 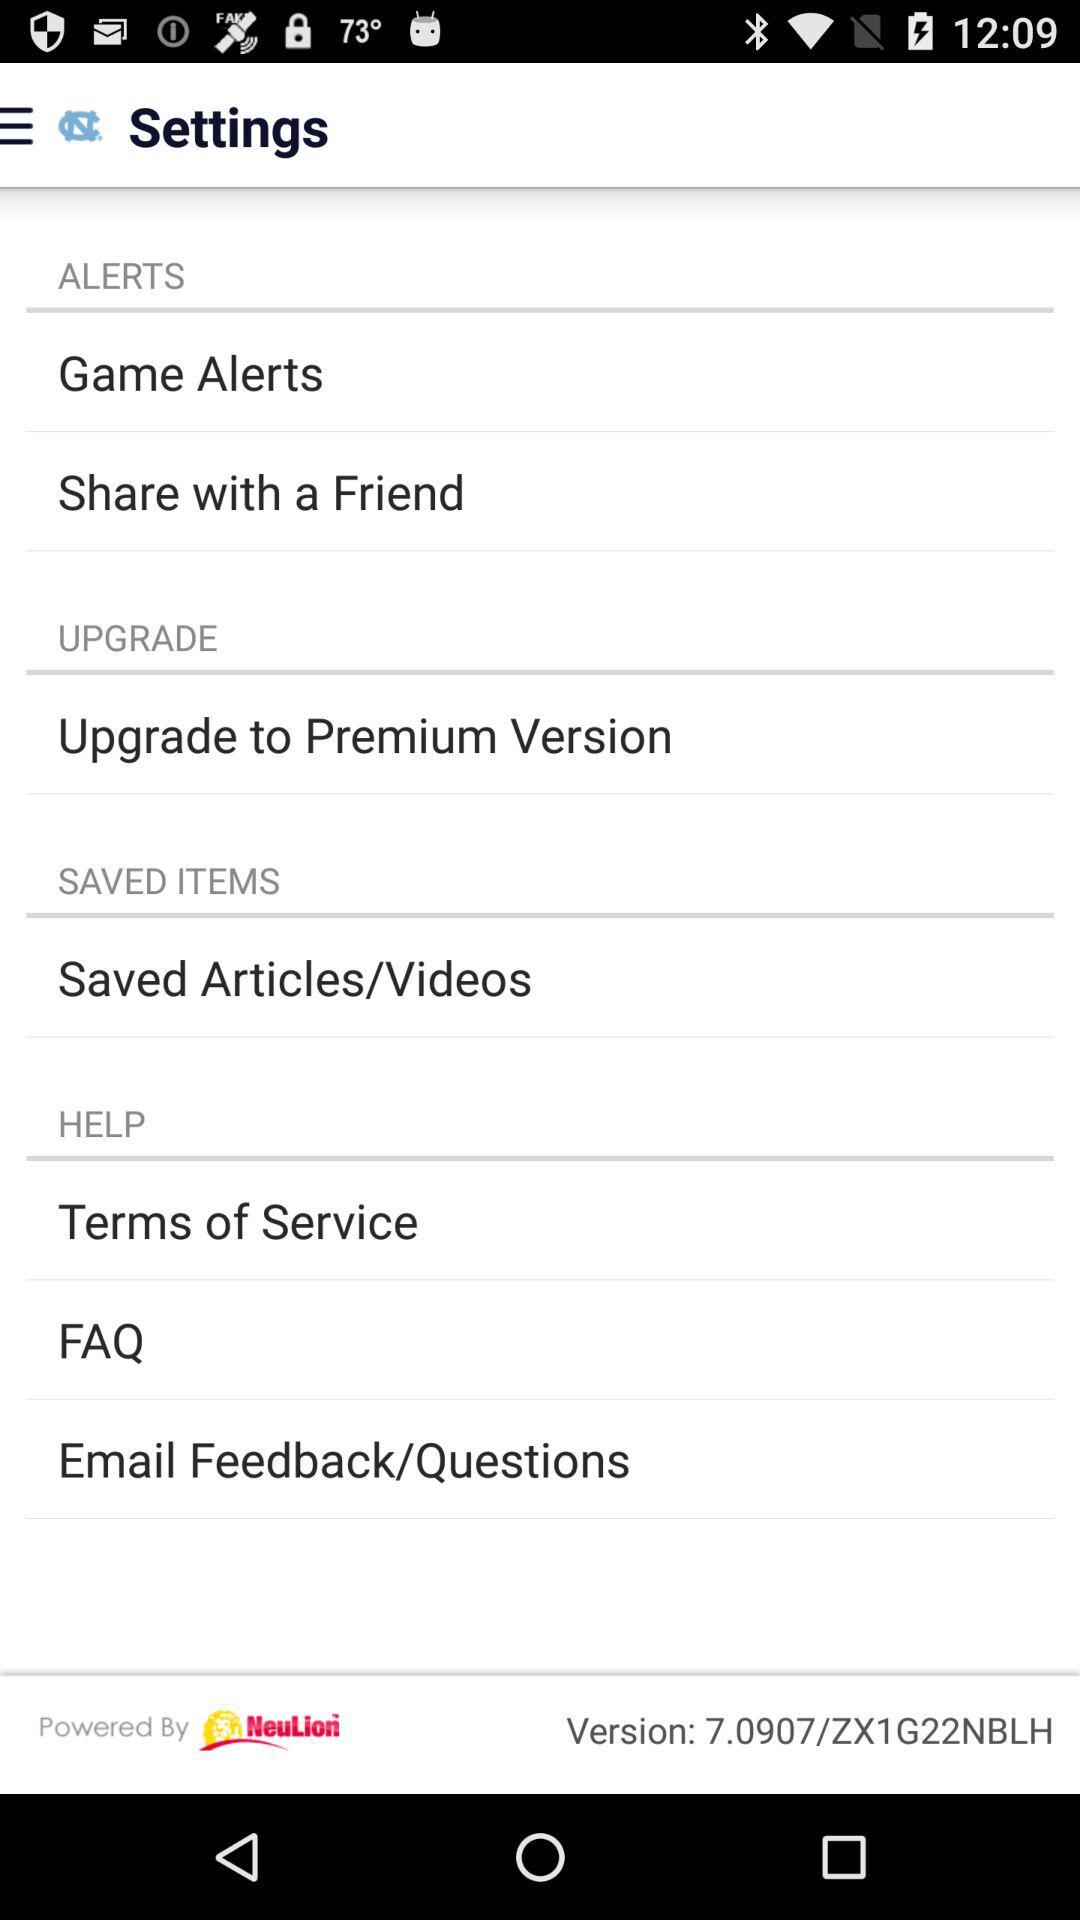 I want to click on faq item, so click(x=540, y=1339).